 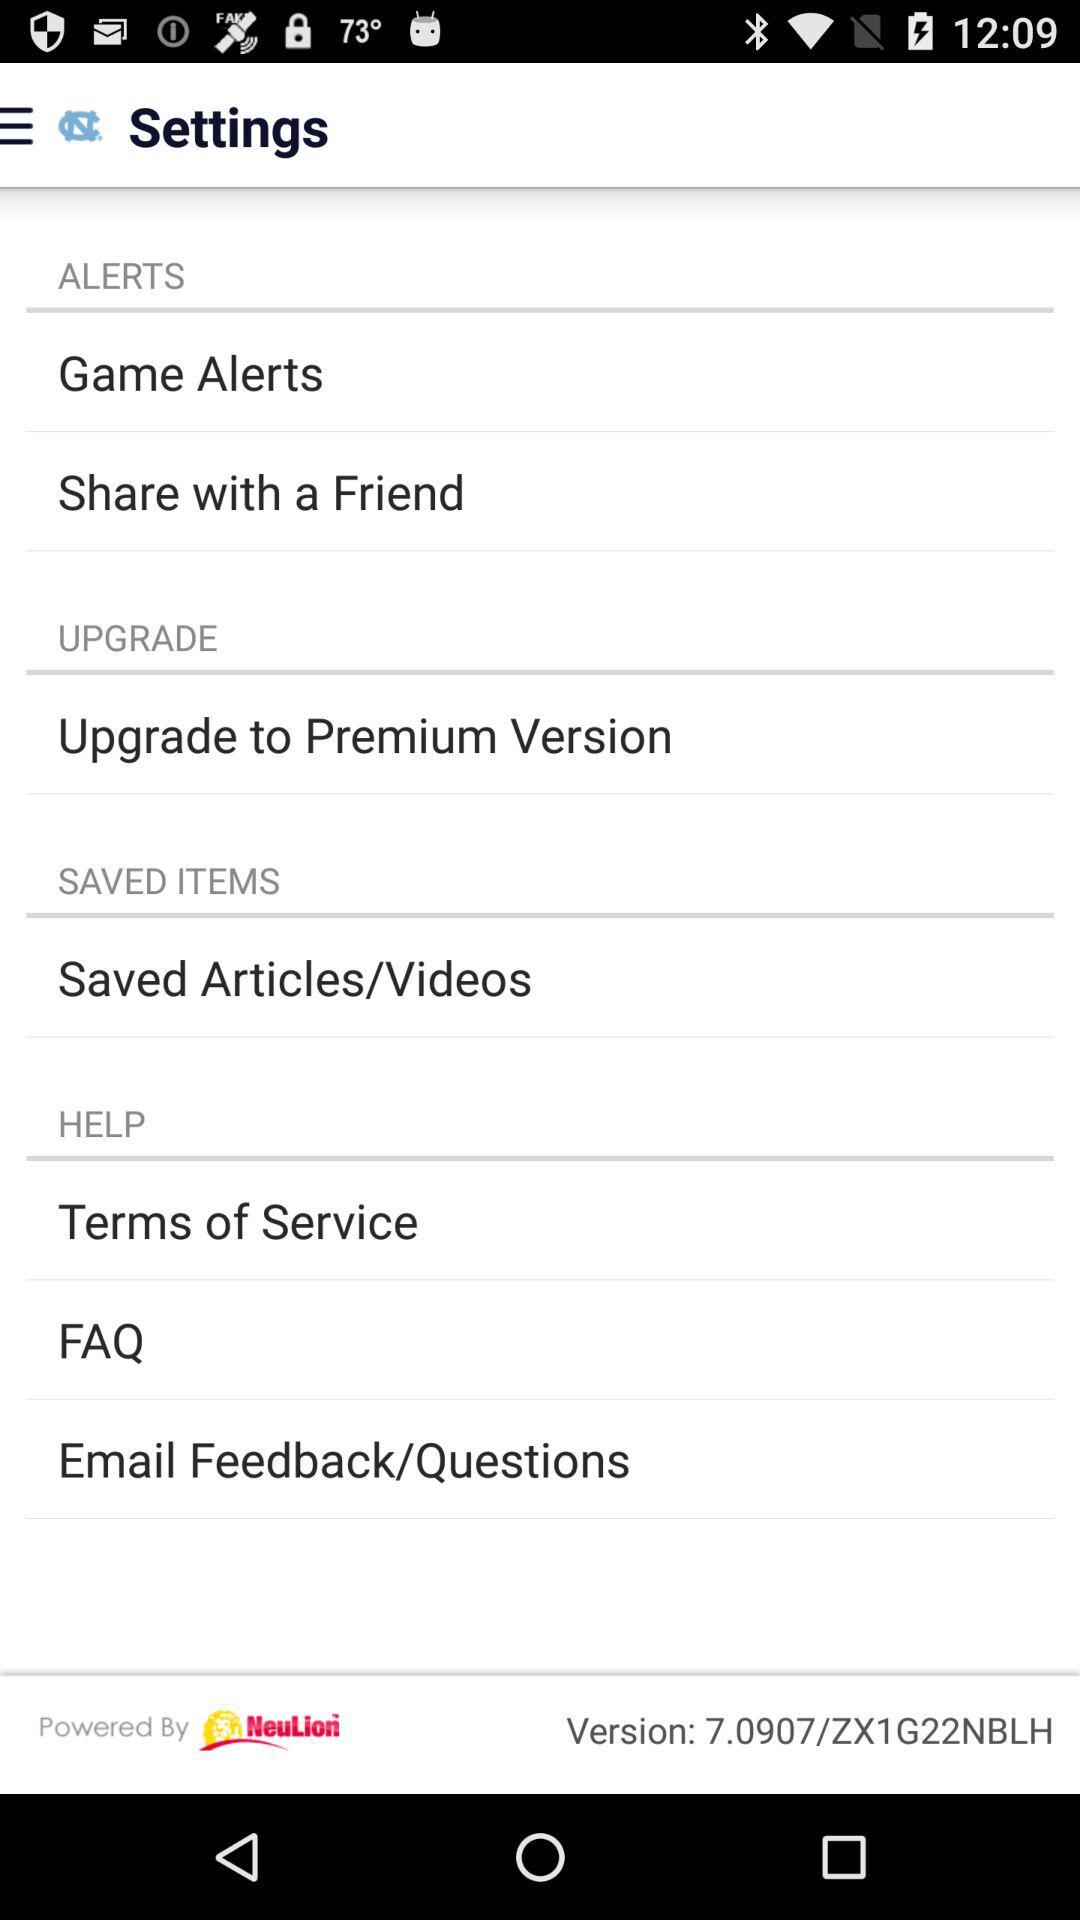 I want to click on faq item, so click(x=540, y=1339).